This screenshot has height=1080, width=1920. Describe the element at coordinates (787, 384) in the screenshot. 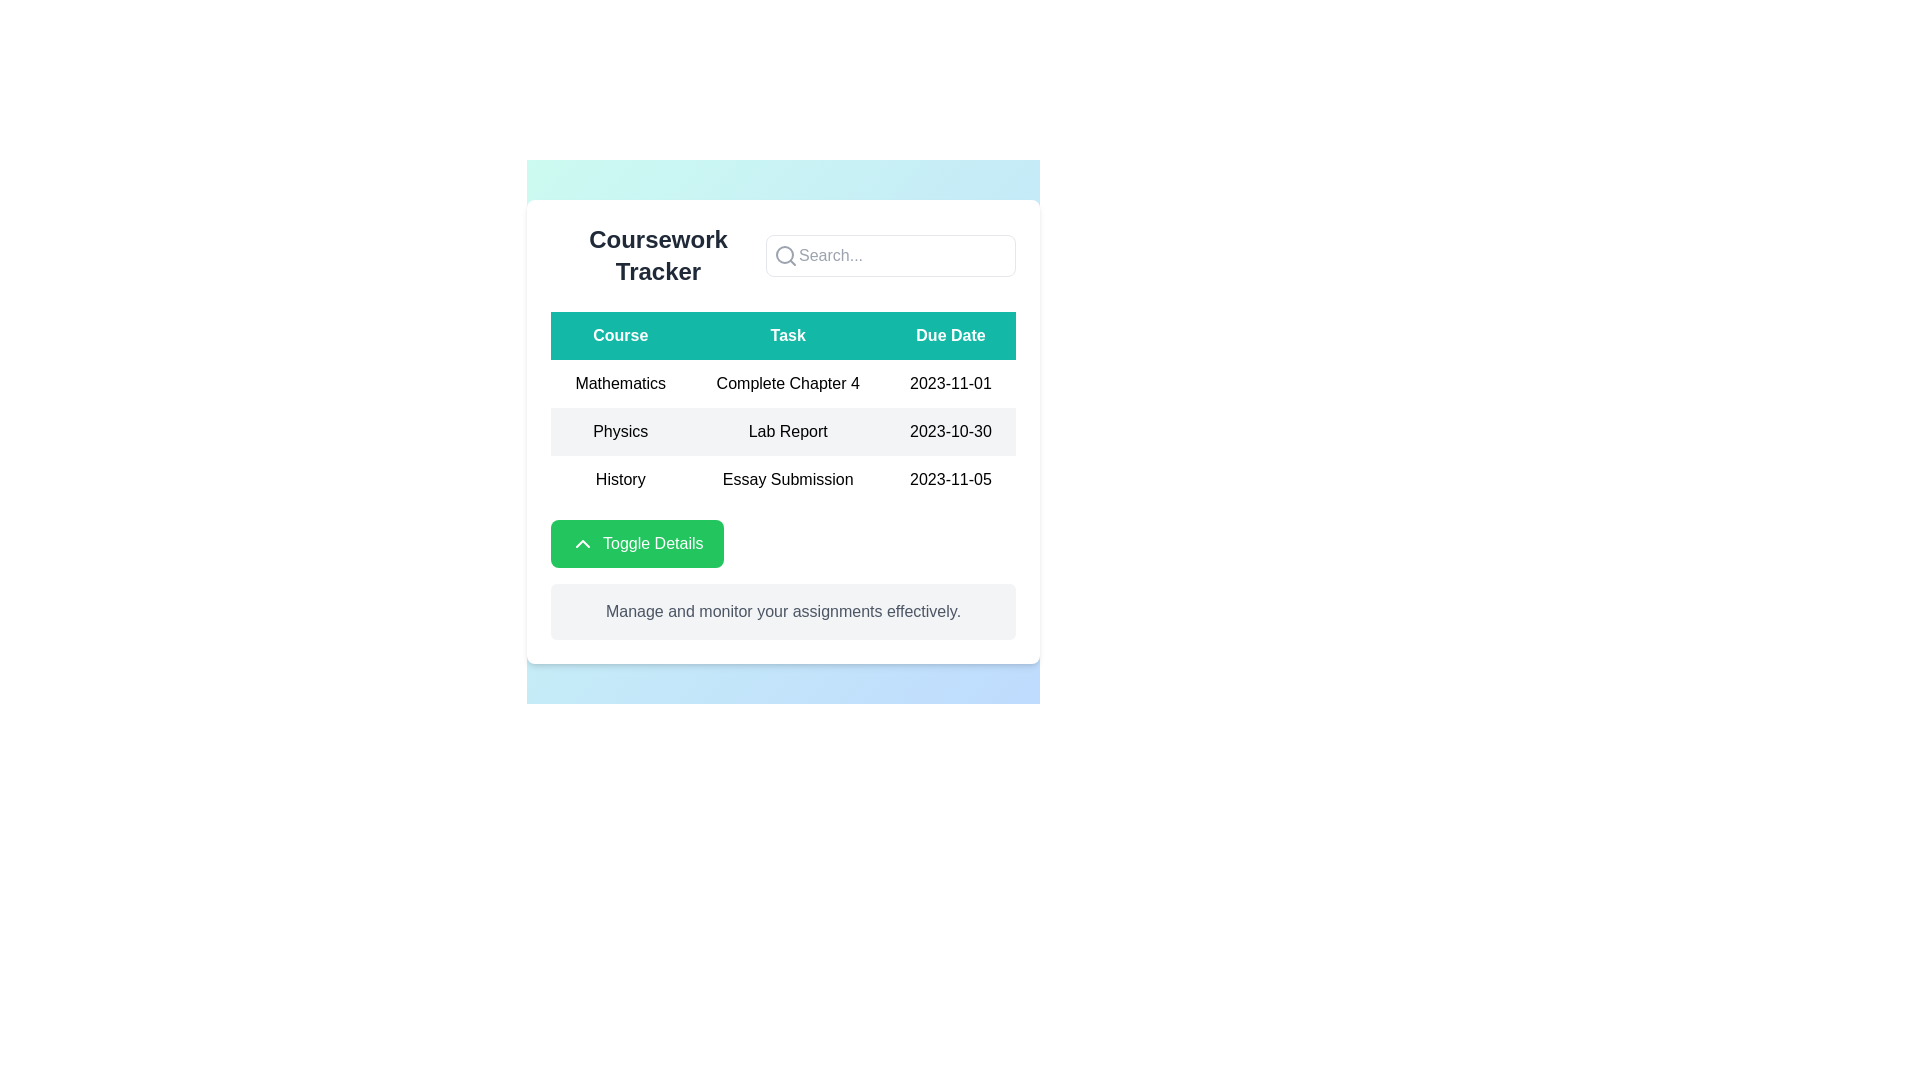

I see `the Text label that displays 'Complete Chapter 4', which is located between the 'Course' and 'Due Date' columns in the Mathematics task table` at that location.